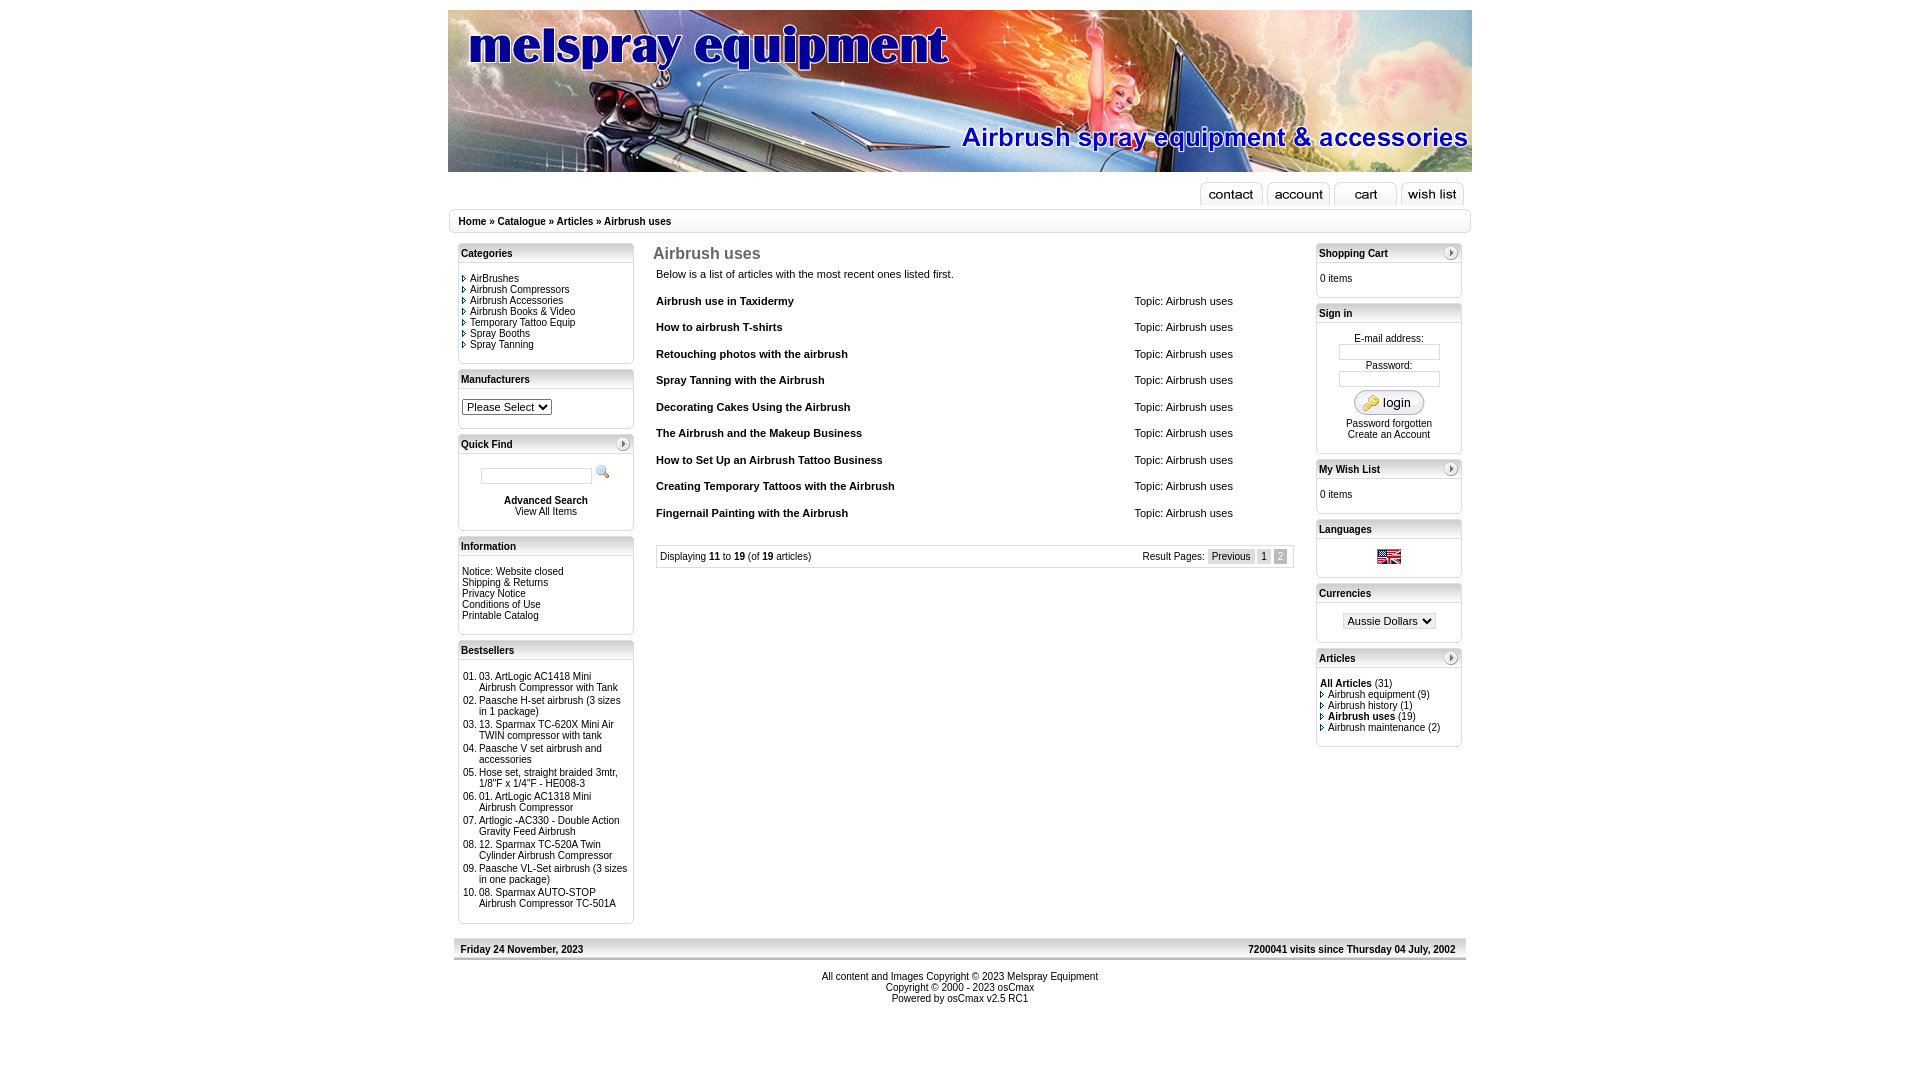 The image size is (1920, 1080). Describe the element at coordinates (540, 753) in the screenshot. I see `'Paasche V set airbrush and accessories'` at that location.